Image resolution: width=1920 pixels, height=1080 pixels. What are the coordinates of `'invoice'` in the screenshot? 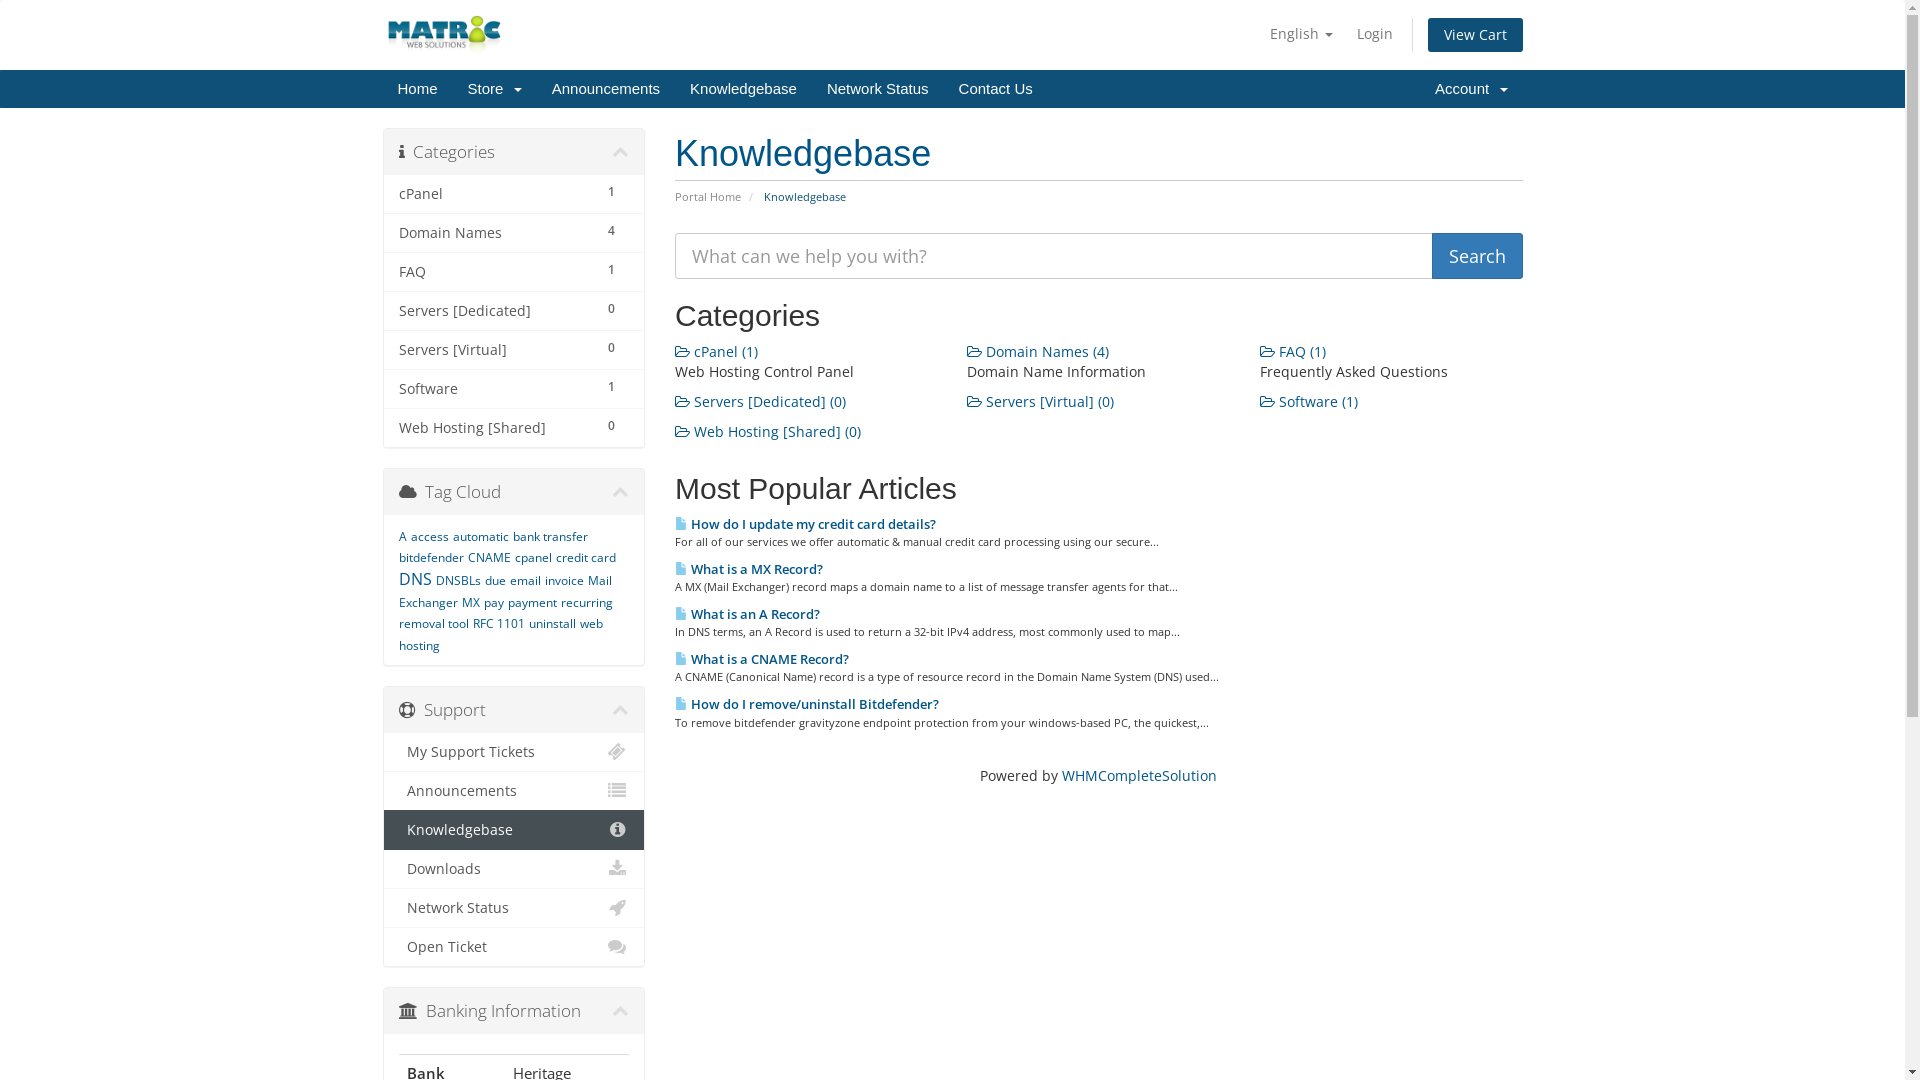 It's located at (543, 580).